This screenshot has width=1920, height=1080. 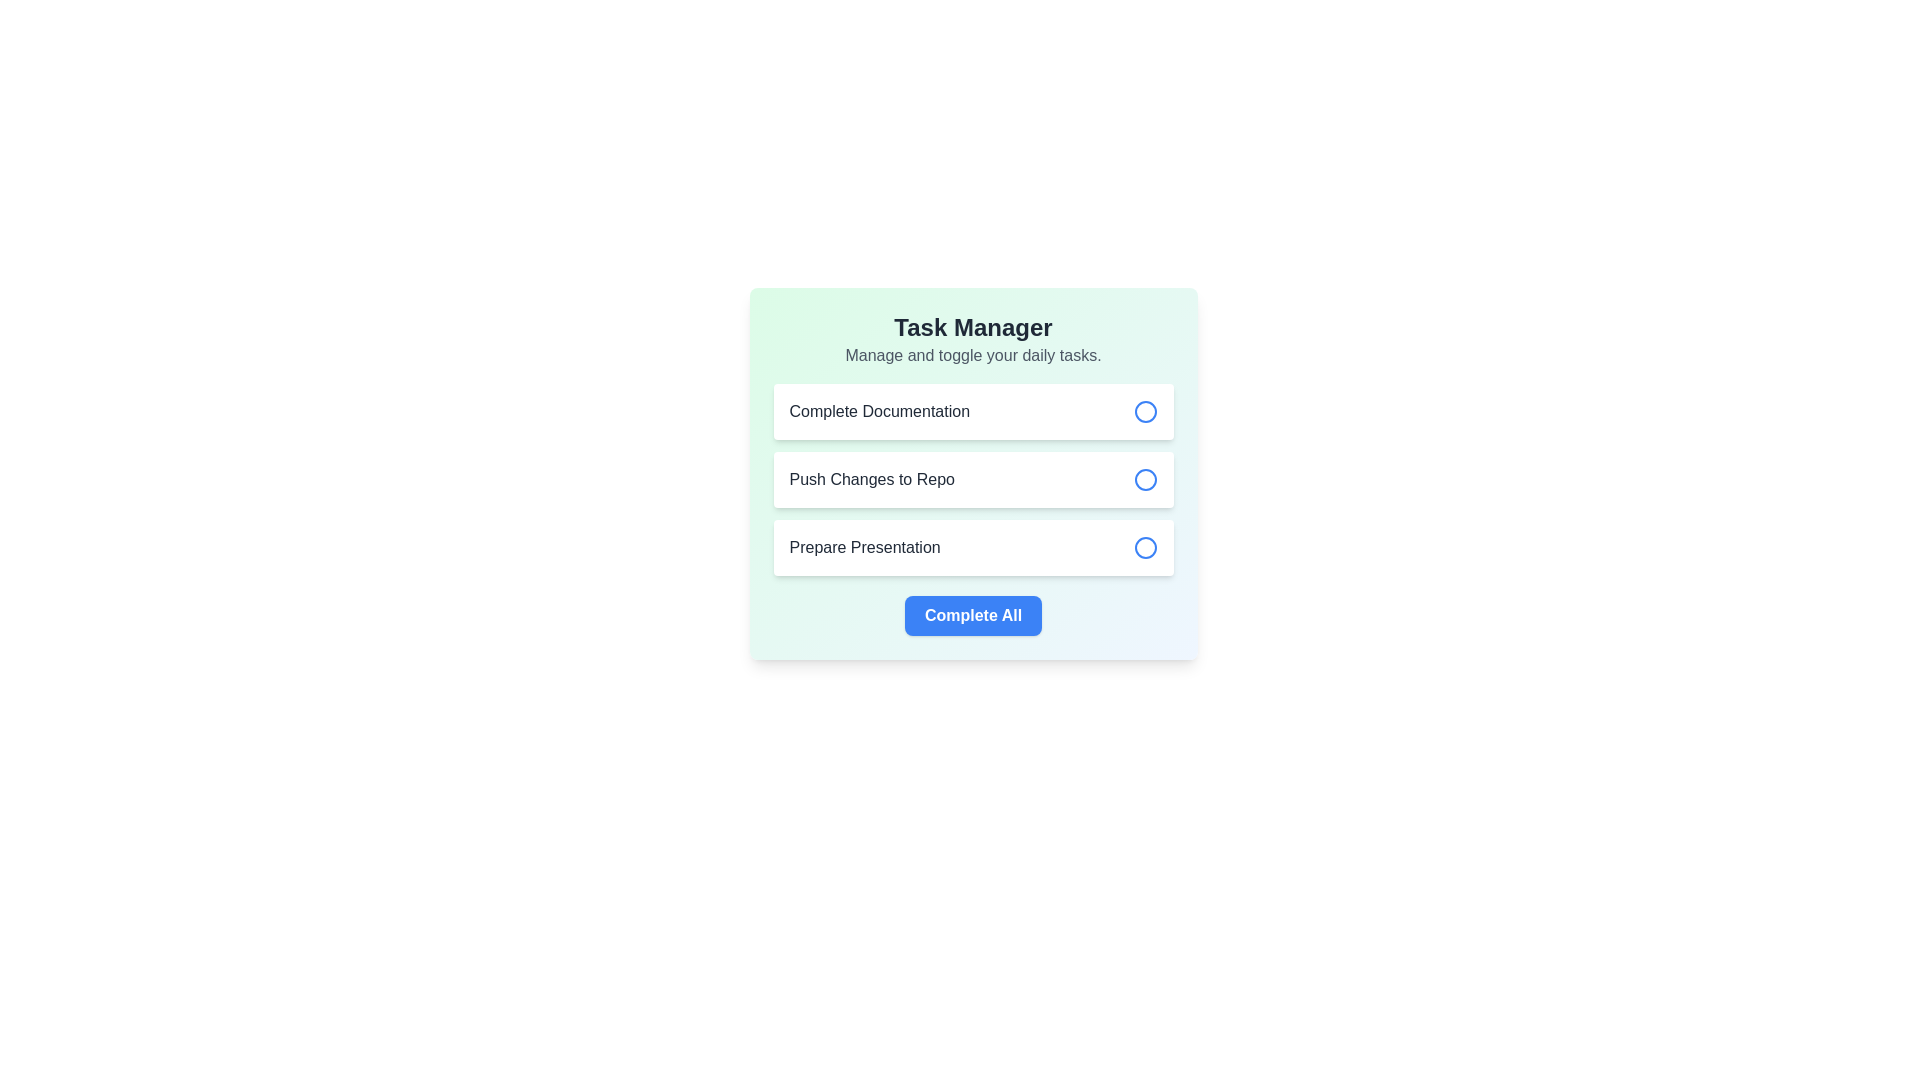 I want to click on the static text reading 'Manage and toggle your daily tasks.' which is located directly below the title 'Task Manager' in the centered card interface, so click(x=973, y=354).